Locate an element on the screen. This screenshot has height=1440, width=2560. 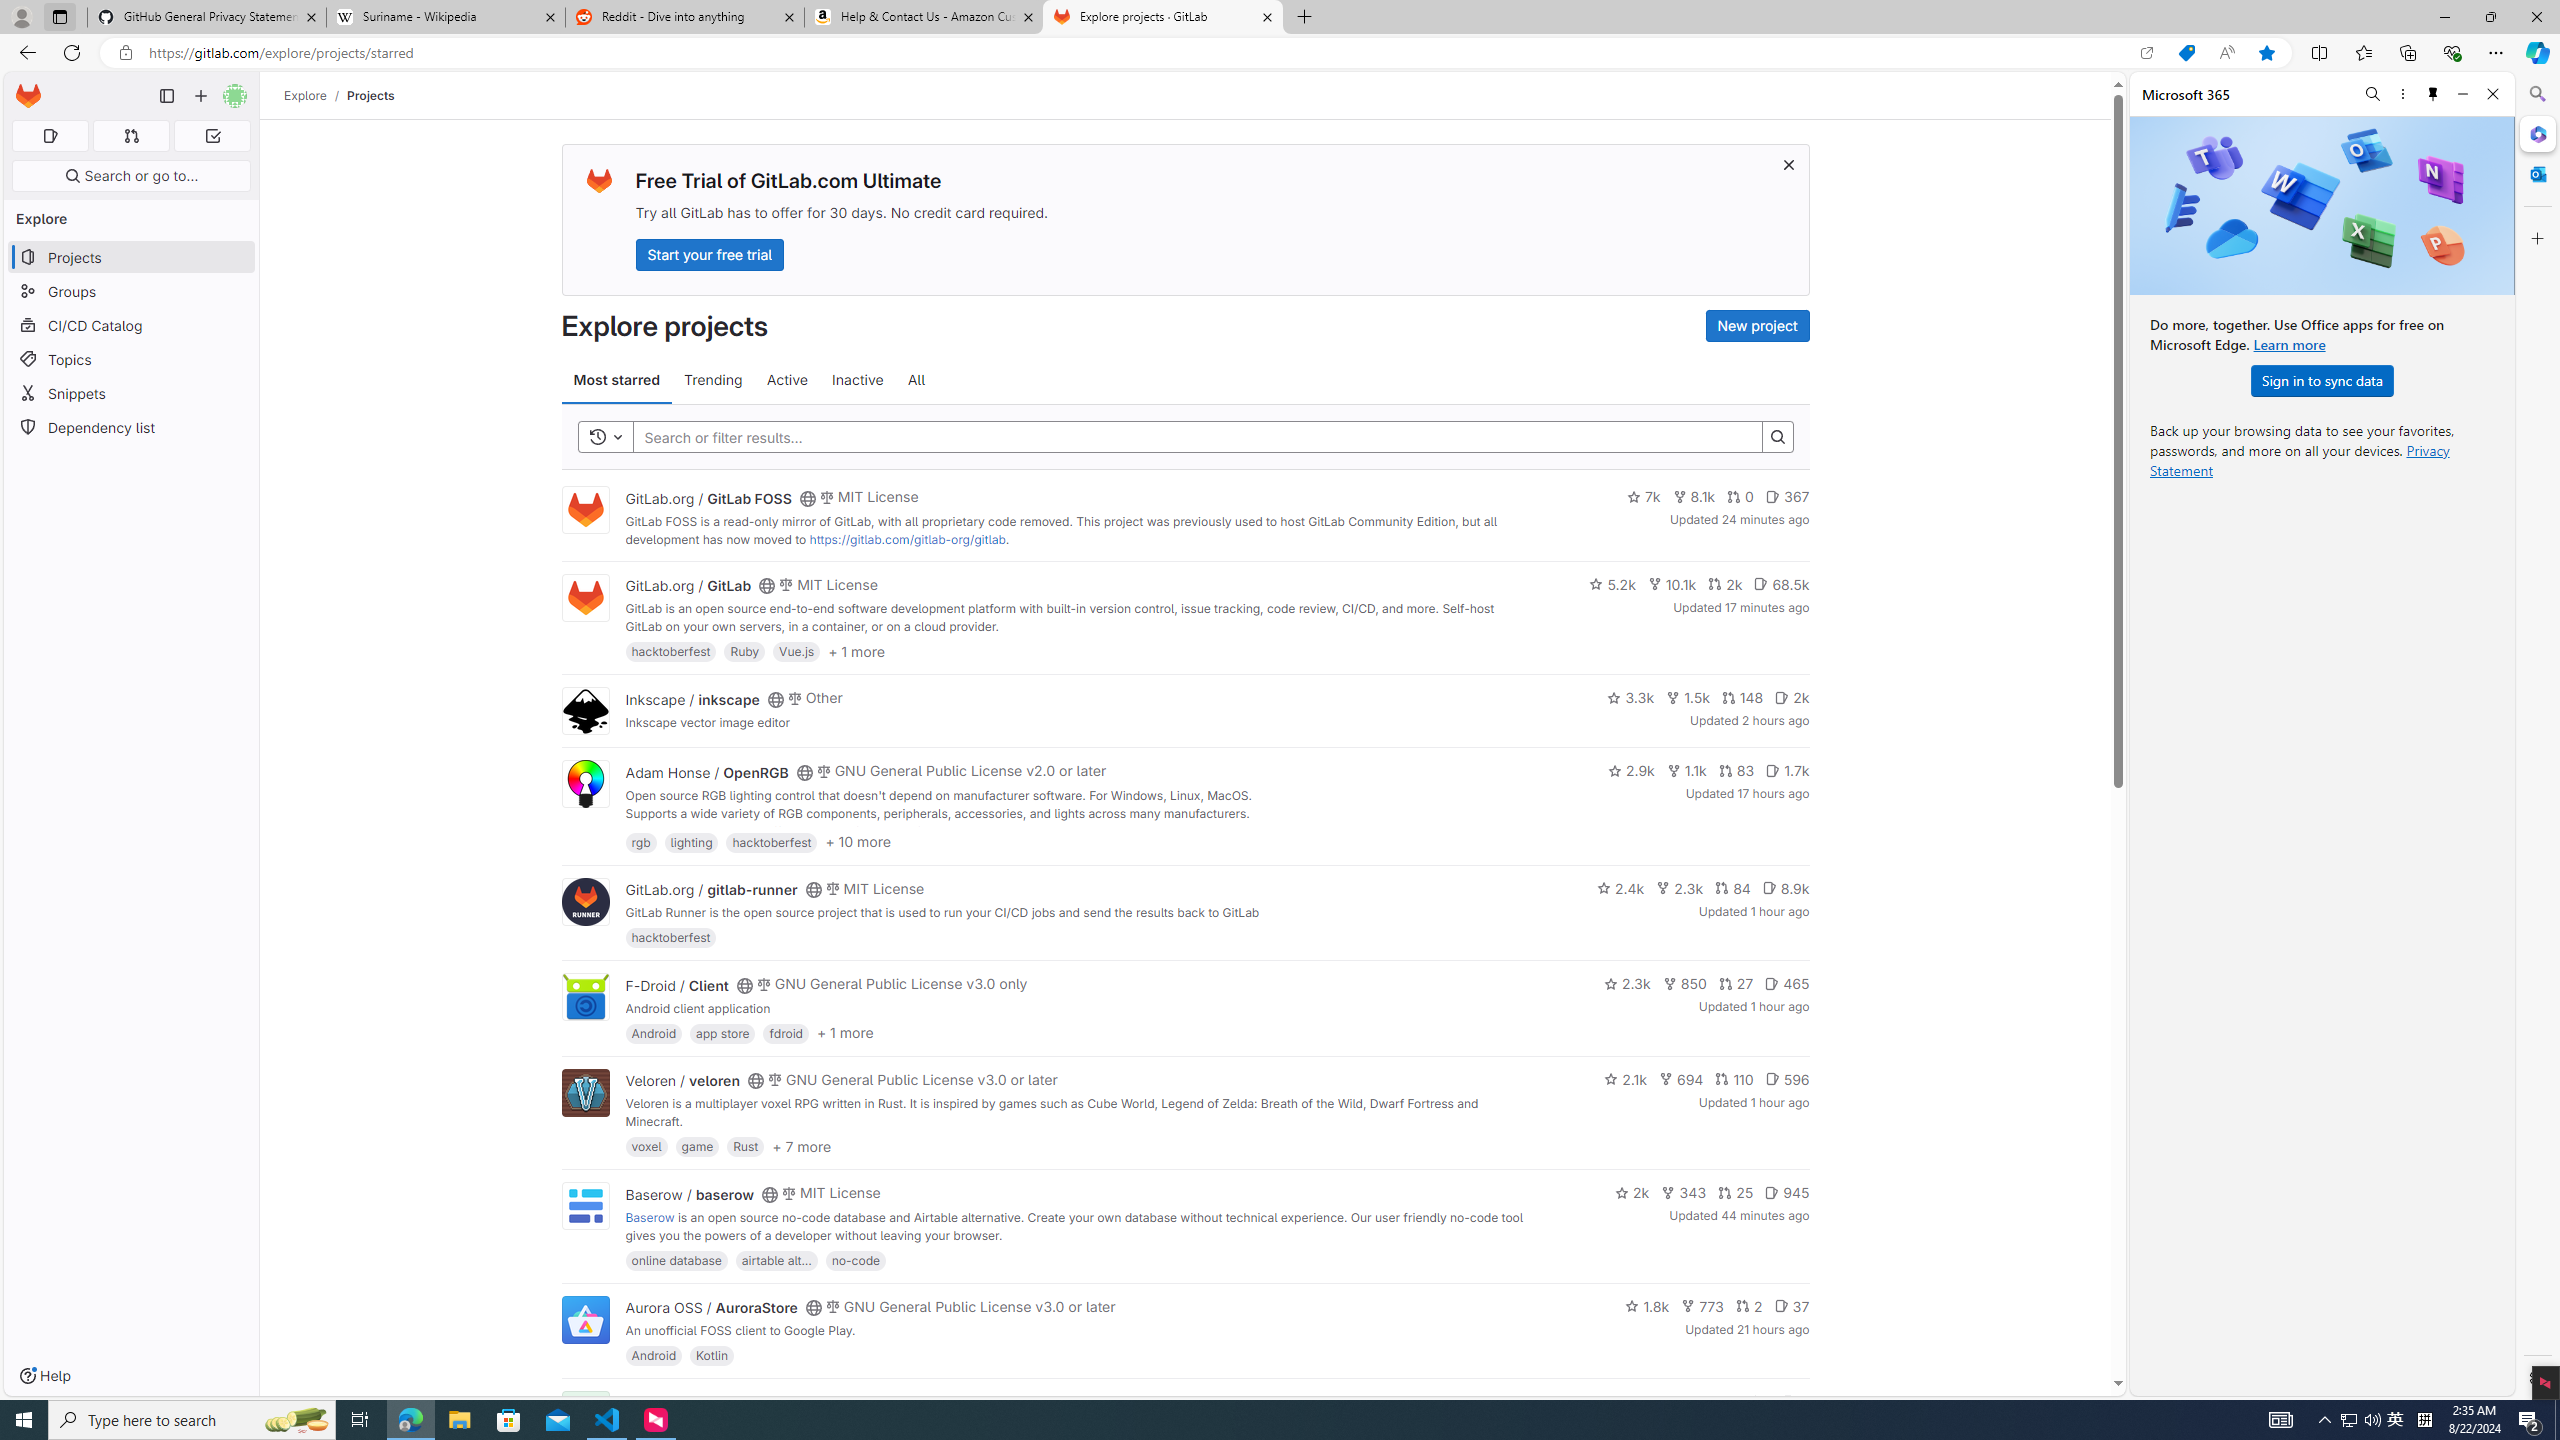
'465' is located at coordinates (1785, 984).